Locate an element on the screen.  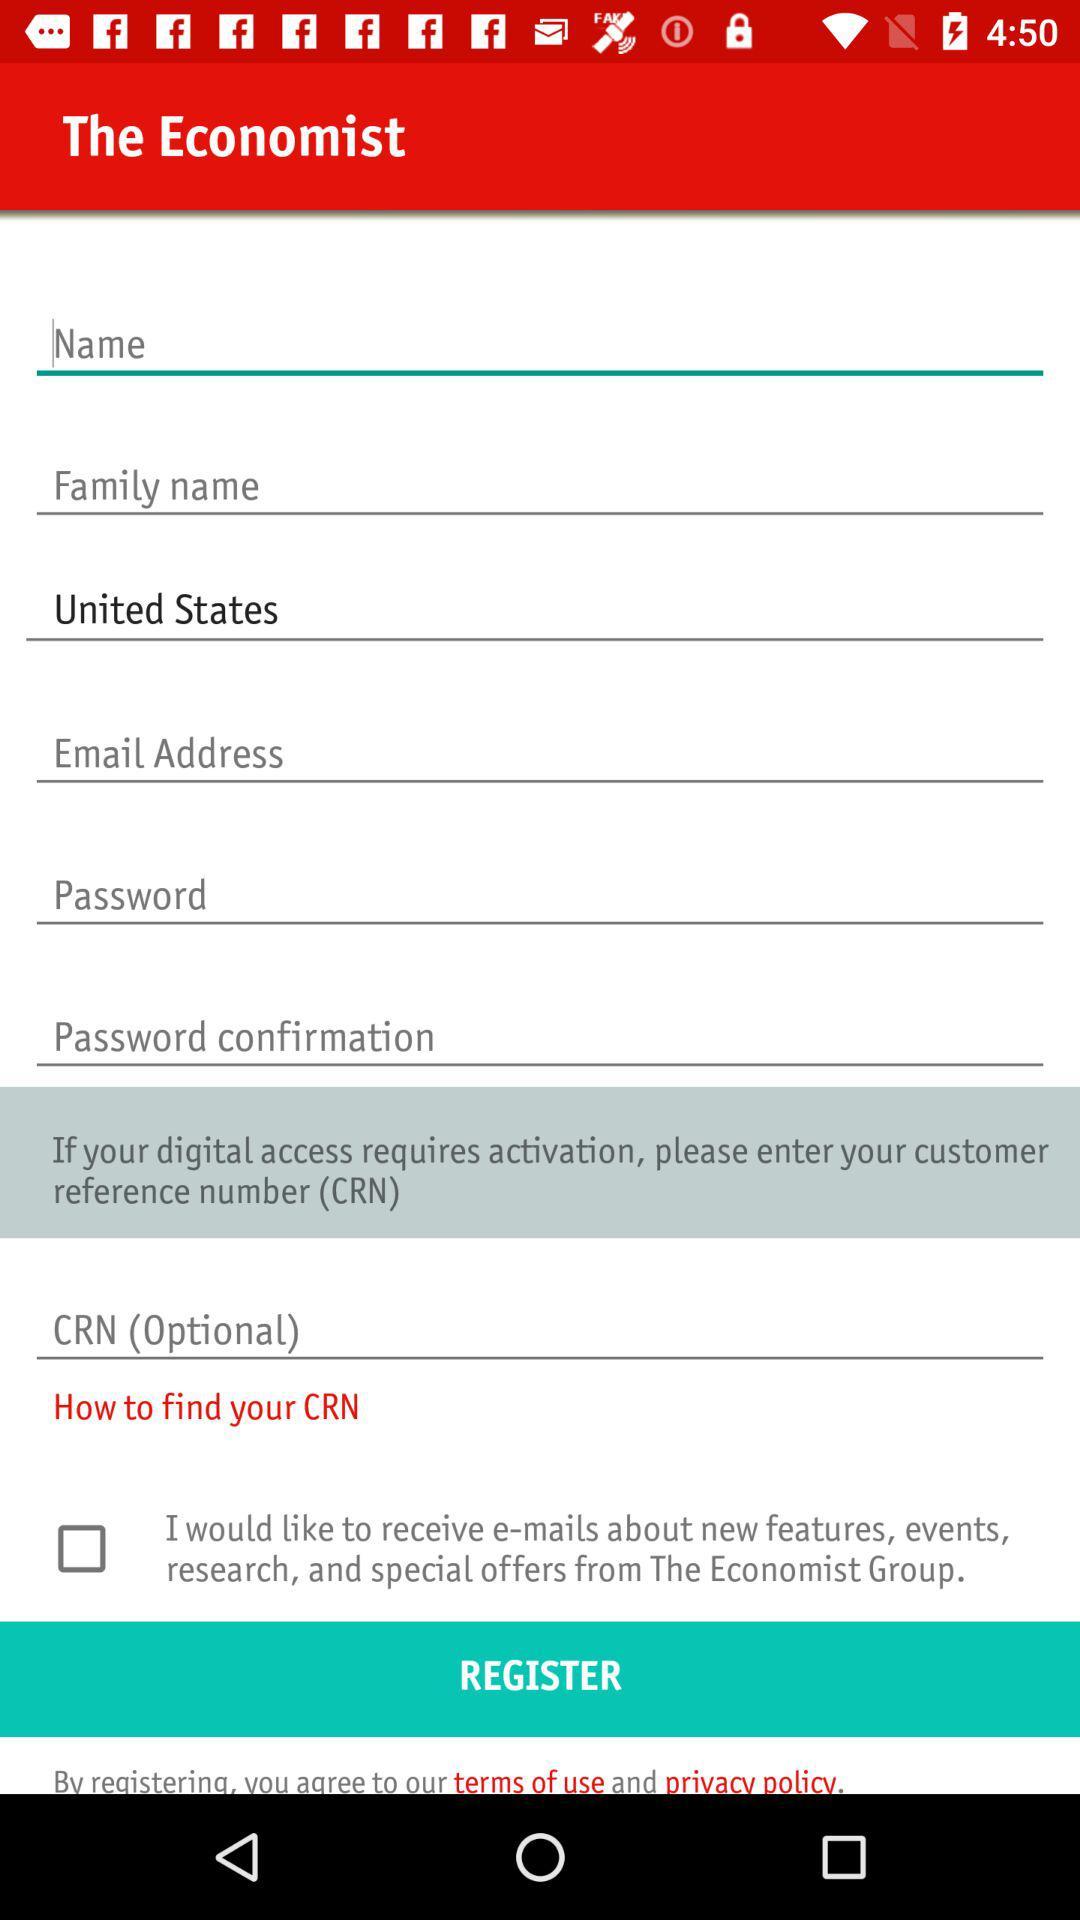
password field is located at coordinates (540, 874).